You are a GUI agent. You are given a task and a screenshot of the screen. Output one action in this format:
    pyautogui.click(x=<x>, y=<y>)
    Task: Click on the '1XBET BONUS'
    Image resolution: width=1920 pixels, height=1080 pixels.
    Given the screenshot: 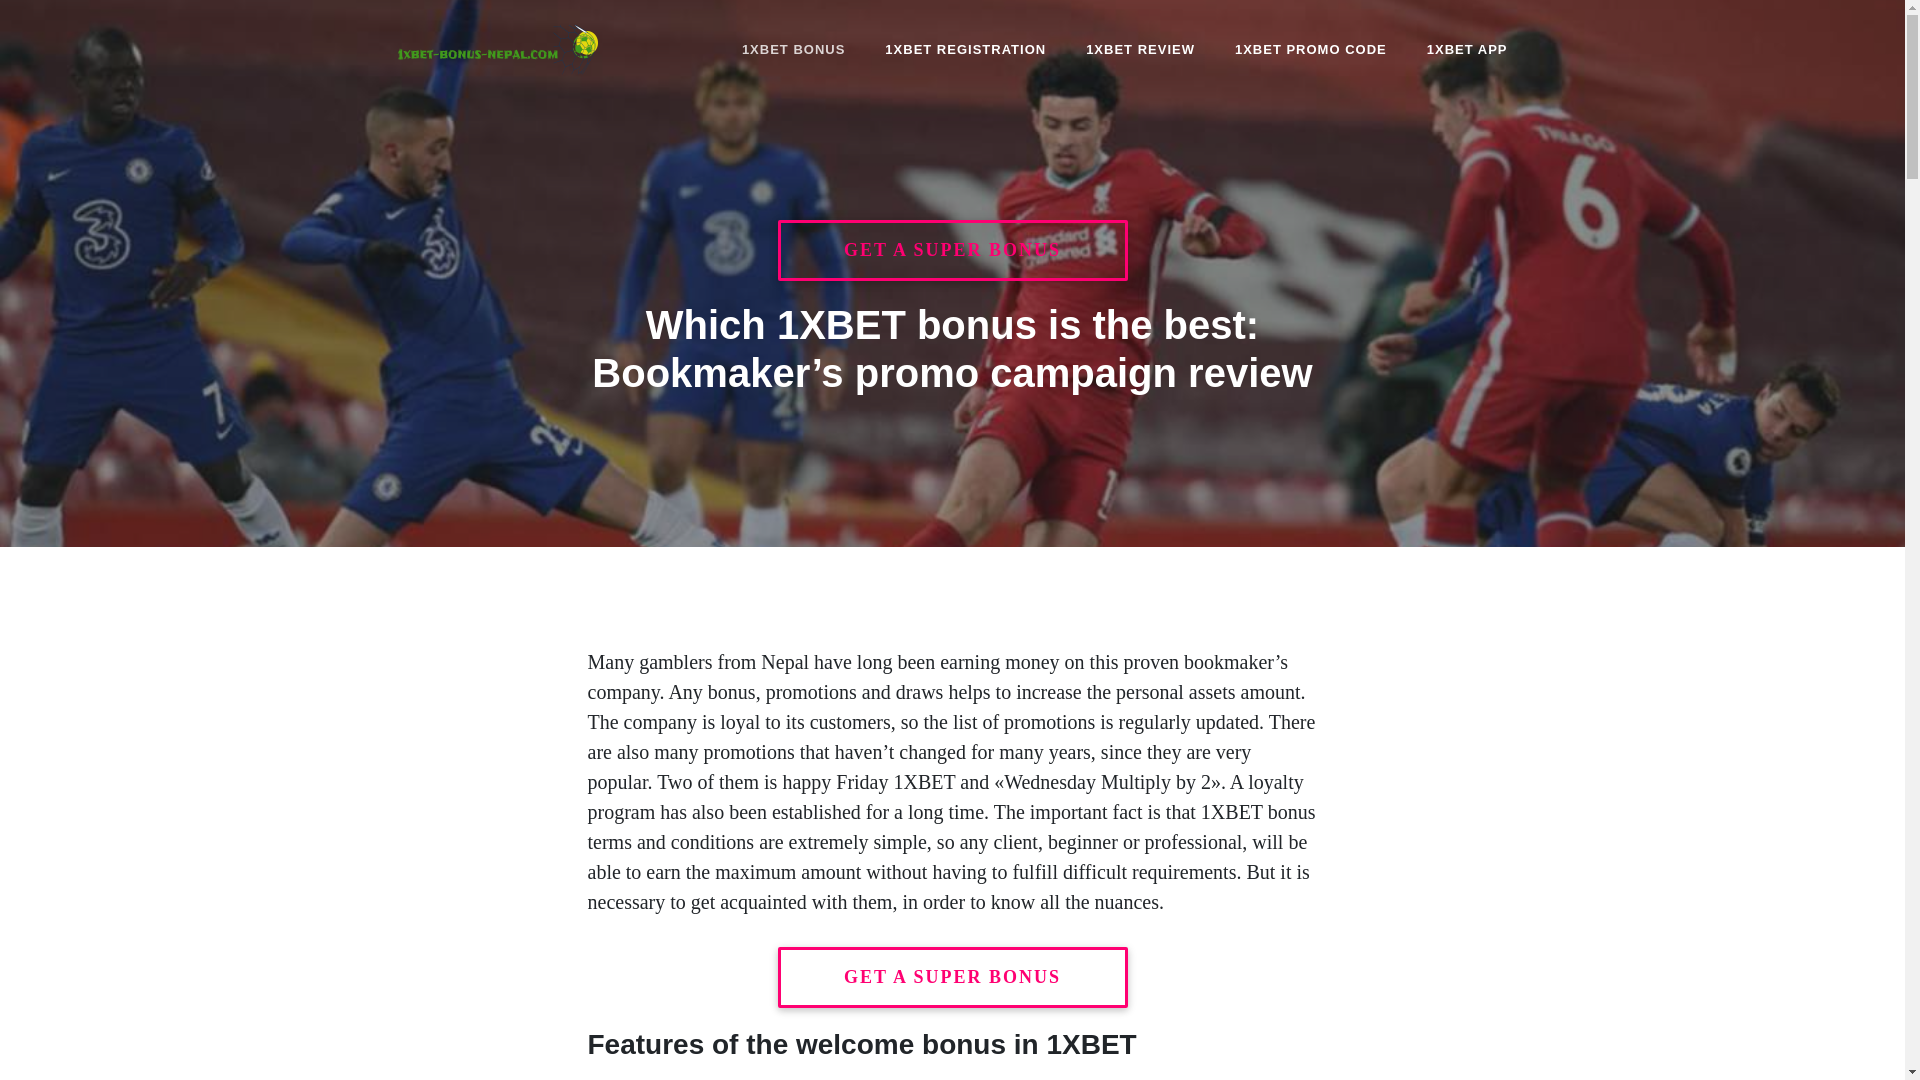 What is the action you would take?
    pyautogui.click(x=720, y=48)
    